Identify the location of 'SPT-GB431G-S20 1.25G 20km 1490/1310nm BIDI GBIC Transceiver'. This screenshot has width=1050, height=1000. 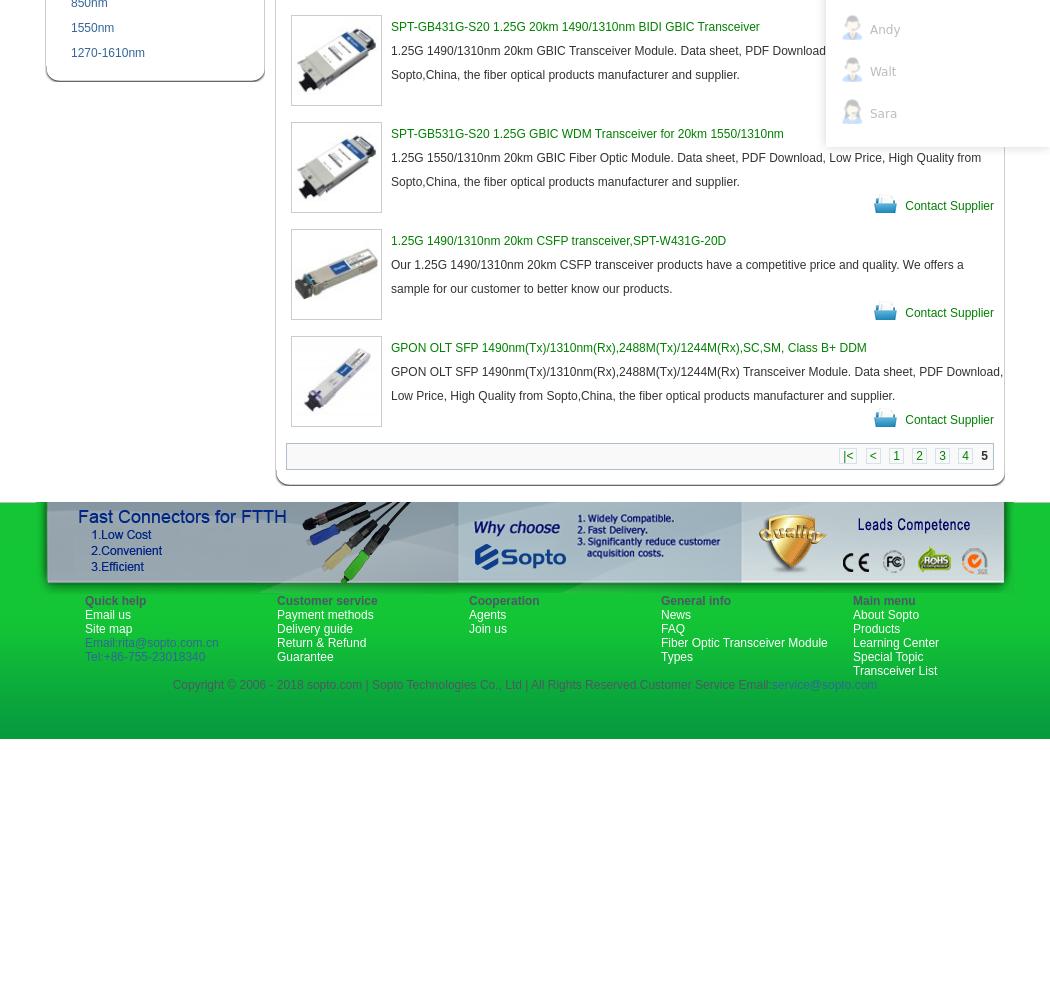
(391, 27).